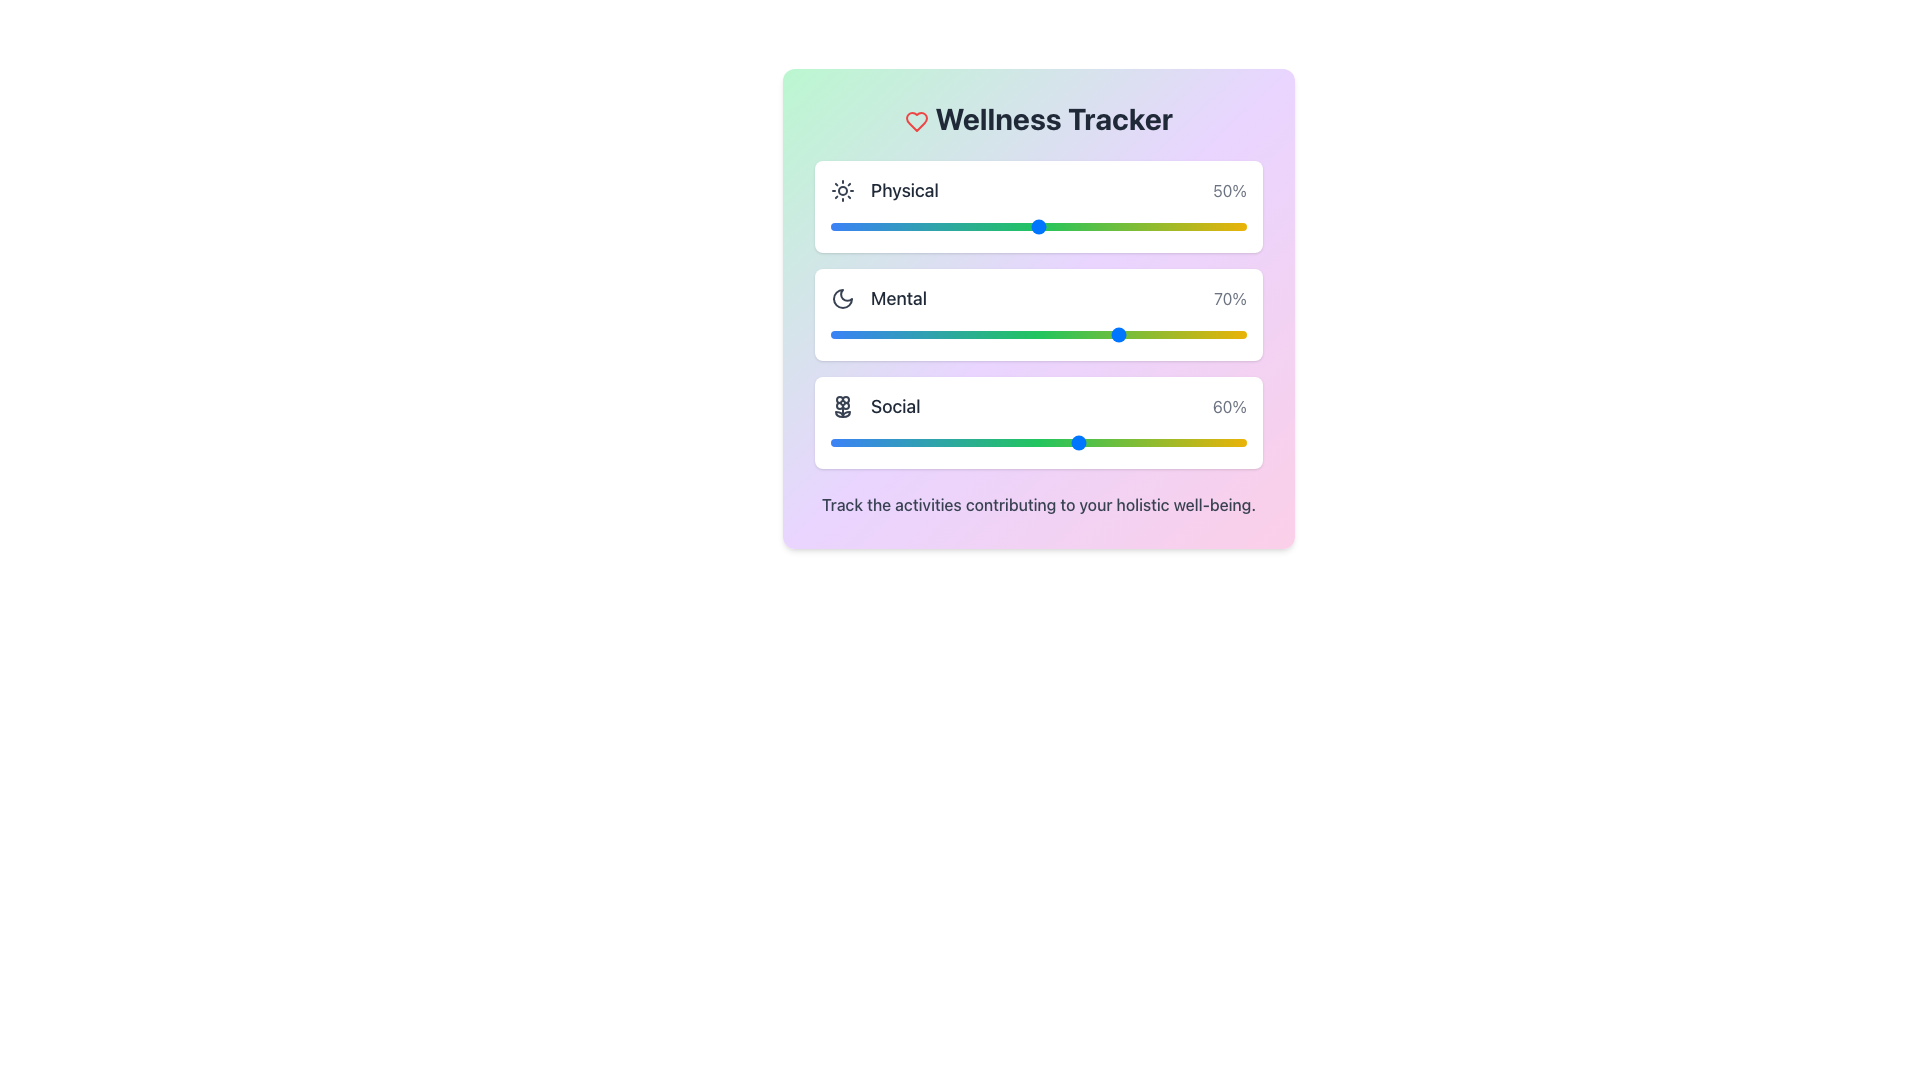 The width and height of the screenshot is (1920, 1080). I want to click on the slider (range input) located below the text 'Mental' and the percentage value '70%', so click(1038, 334).